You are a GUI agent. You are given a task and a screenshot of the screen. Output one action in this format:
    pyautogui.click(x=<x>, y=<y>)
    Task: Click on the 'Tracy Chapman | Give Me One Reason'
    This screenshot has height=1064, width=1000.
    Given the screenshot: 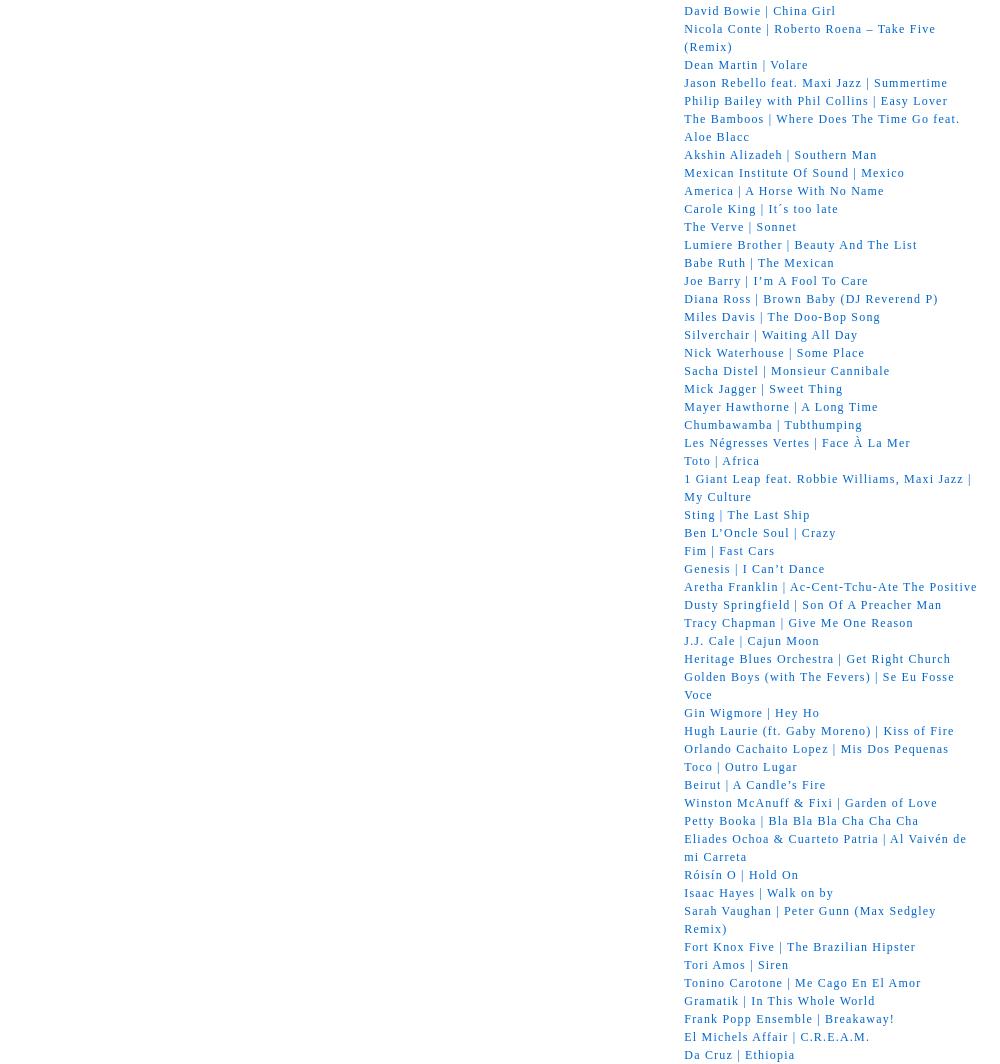 What is the action you would take?
    pyautogui.click(x=798, y=622)
    